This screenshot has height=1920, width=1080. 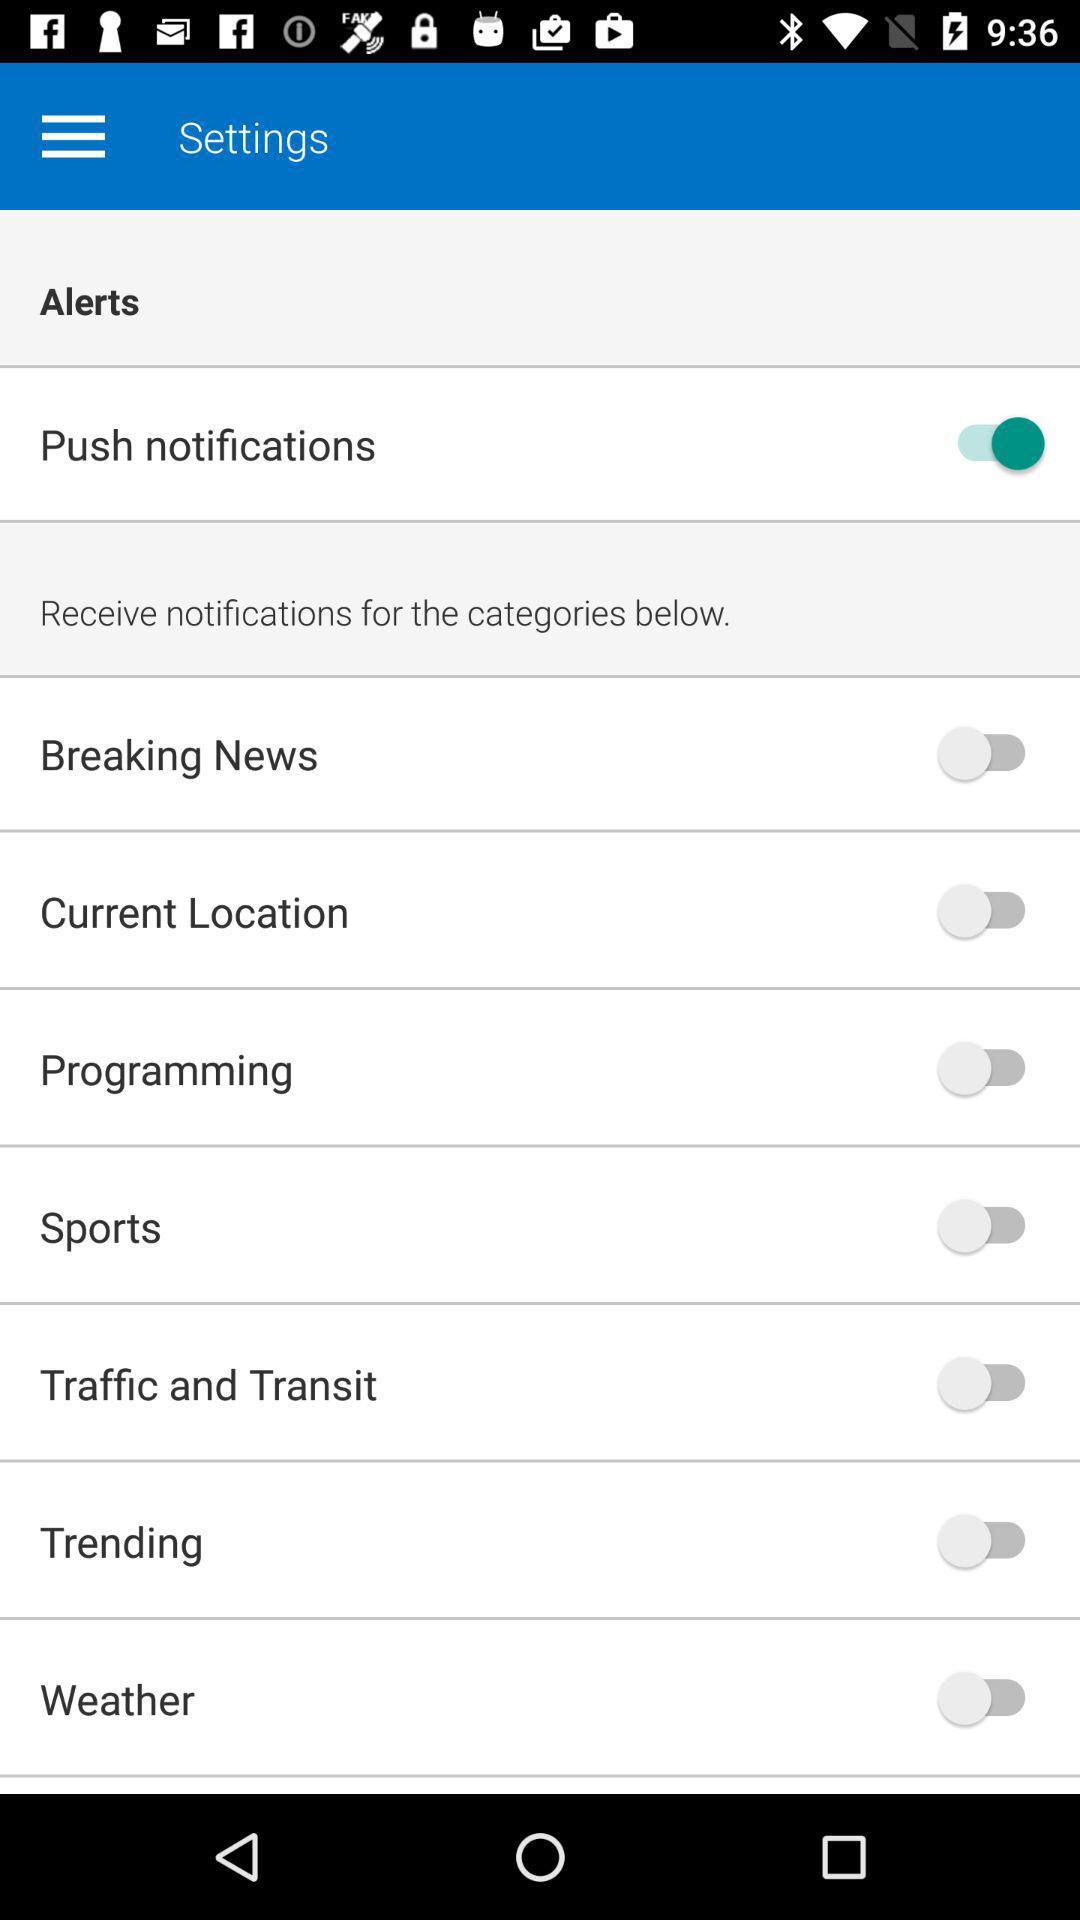 I want to click on settings menu option, so click(x=72, y=135).